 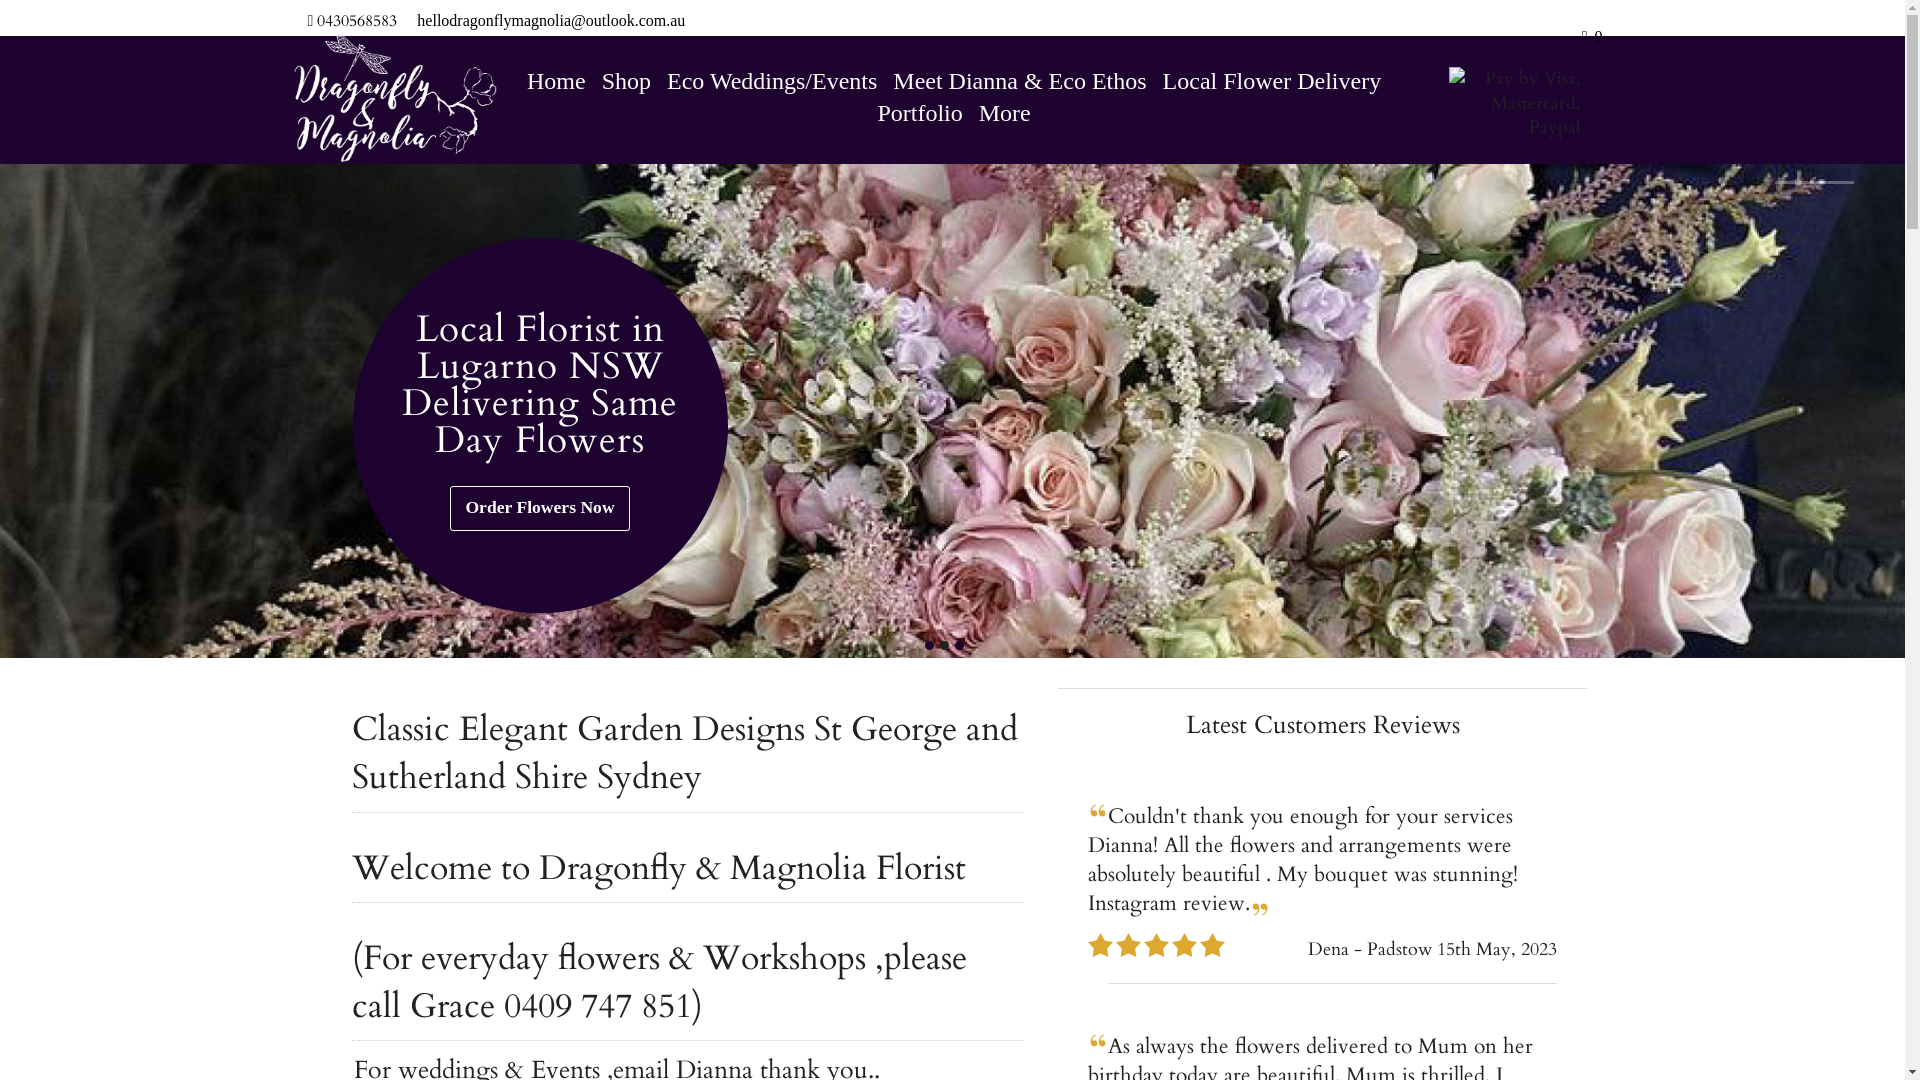 What do you see at coordinates (771, 80) in the screenshot?
I see `'Eco Weddings/Events'` at bounding box center [771, 80].